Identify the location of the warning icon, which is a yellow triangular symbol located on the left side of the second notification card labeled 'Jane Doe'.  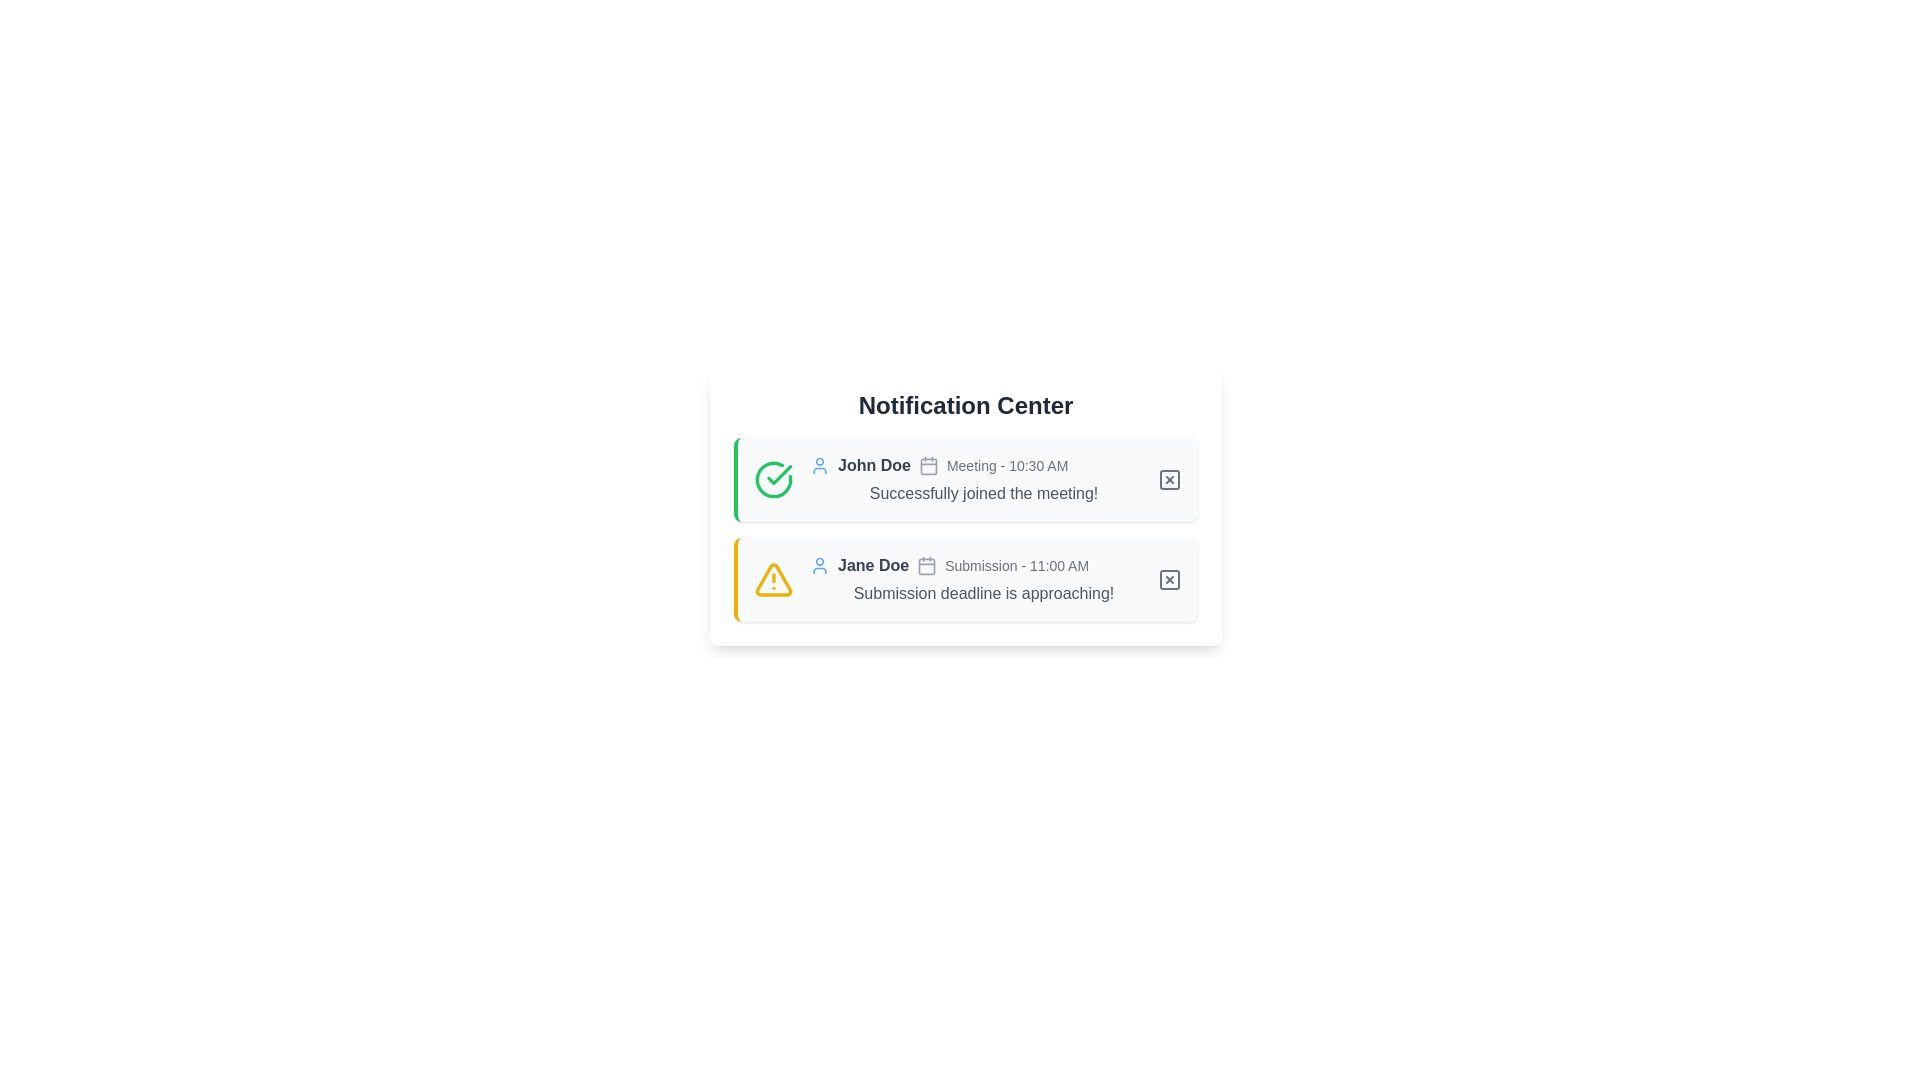
(772, 579).